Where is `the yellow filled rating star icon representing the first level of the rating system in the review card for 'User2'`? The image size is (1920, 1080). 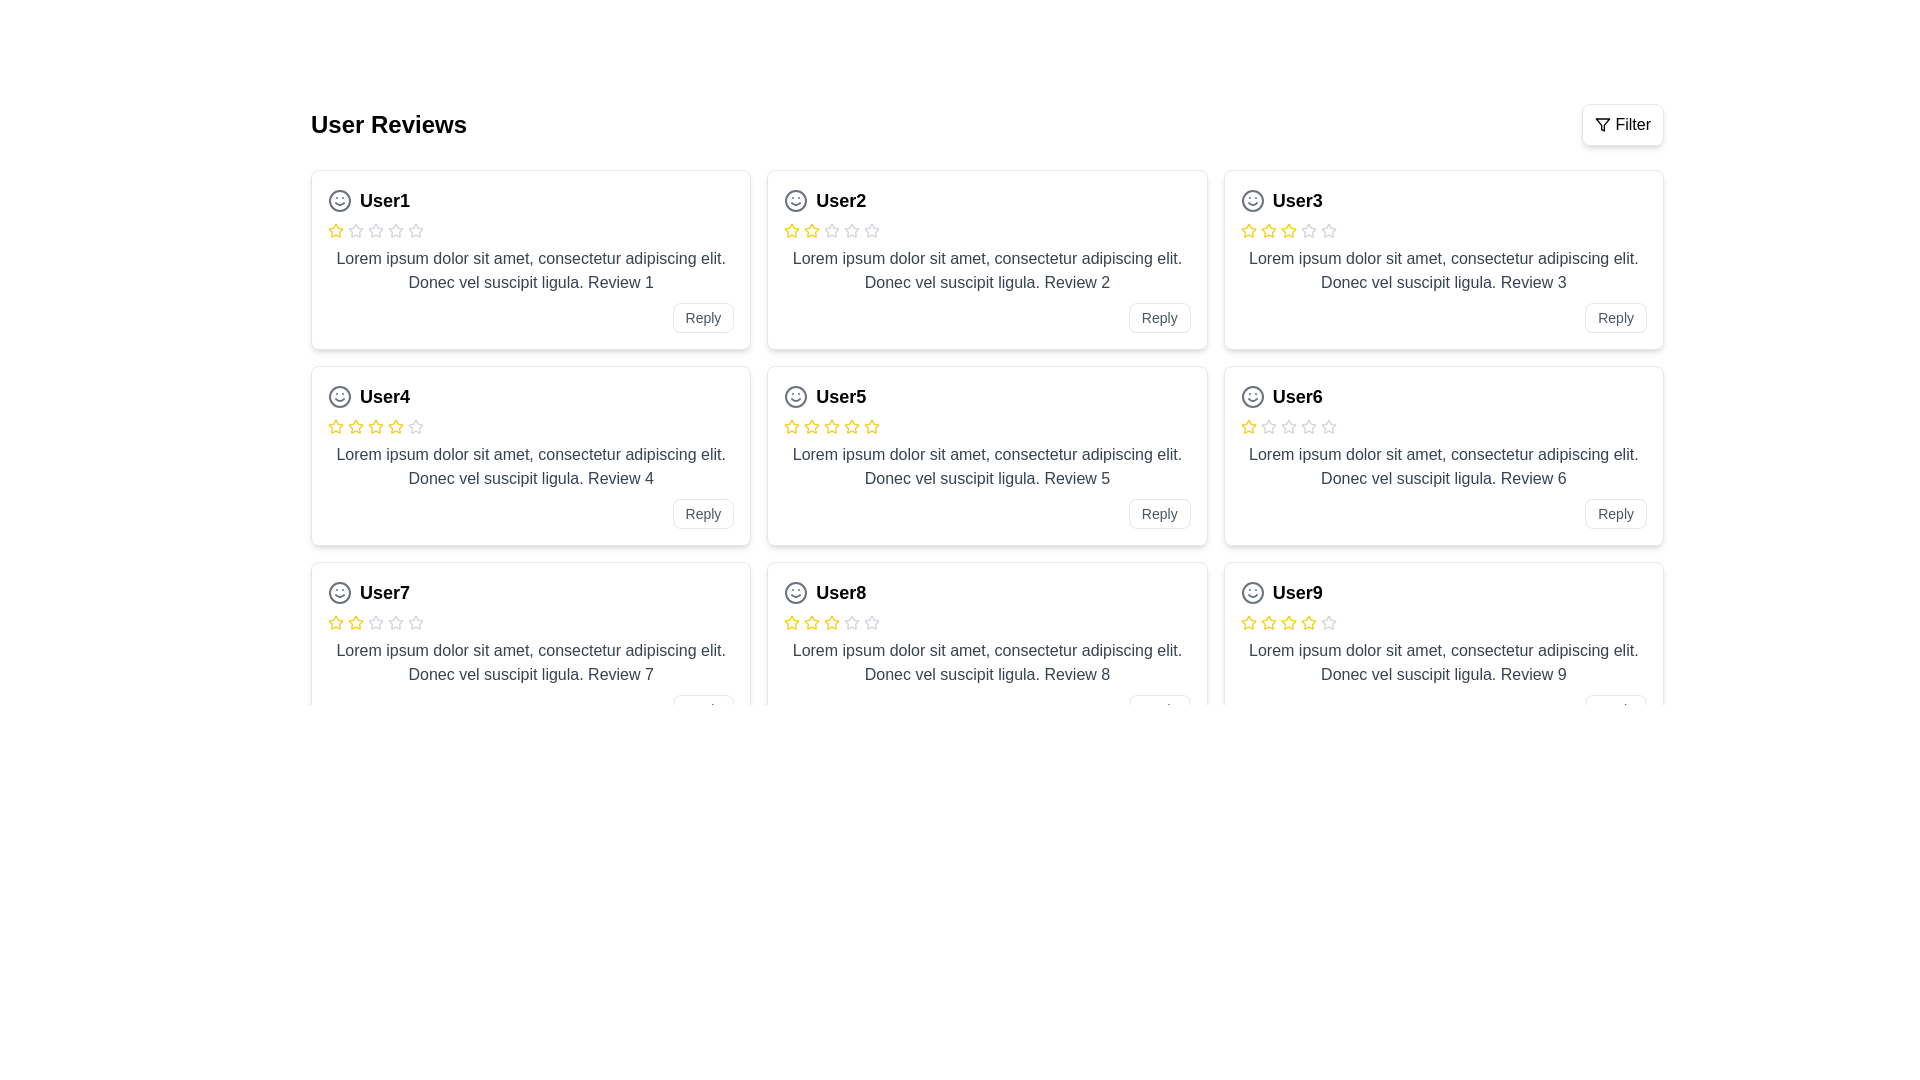
the yellow filled rating star icon representing the first level of the rating system in the review card for 'User2' is located at coordinates (791, 230).